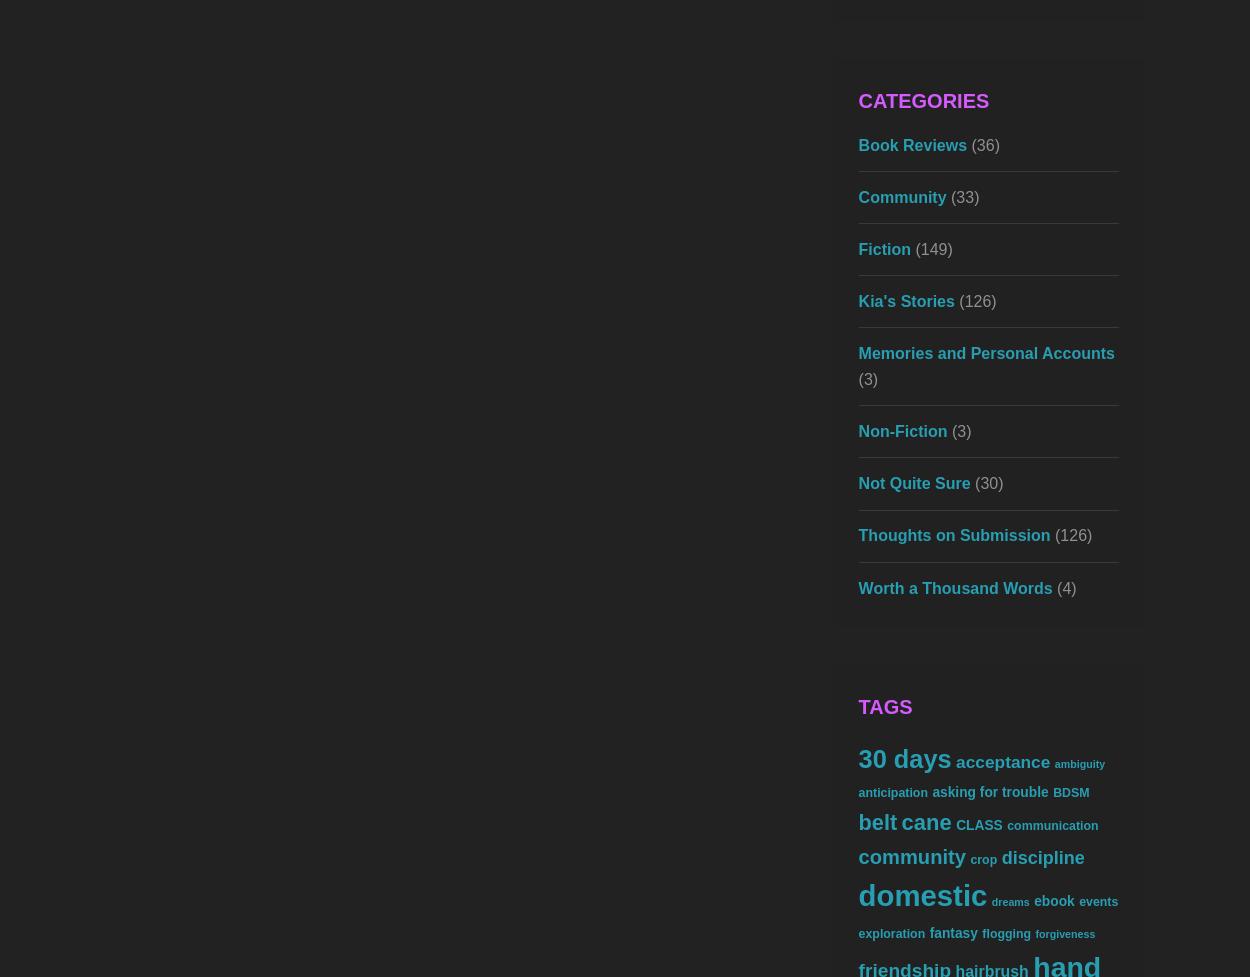 The width and height of the screenshot is (1250, 977). I want to click on '(30)', so click(985, 483).